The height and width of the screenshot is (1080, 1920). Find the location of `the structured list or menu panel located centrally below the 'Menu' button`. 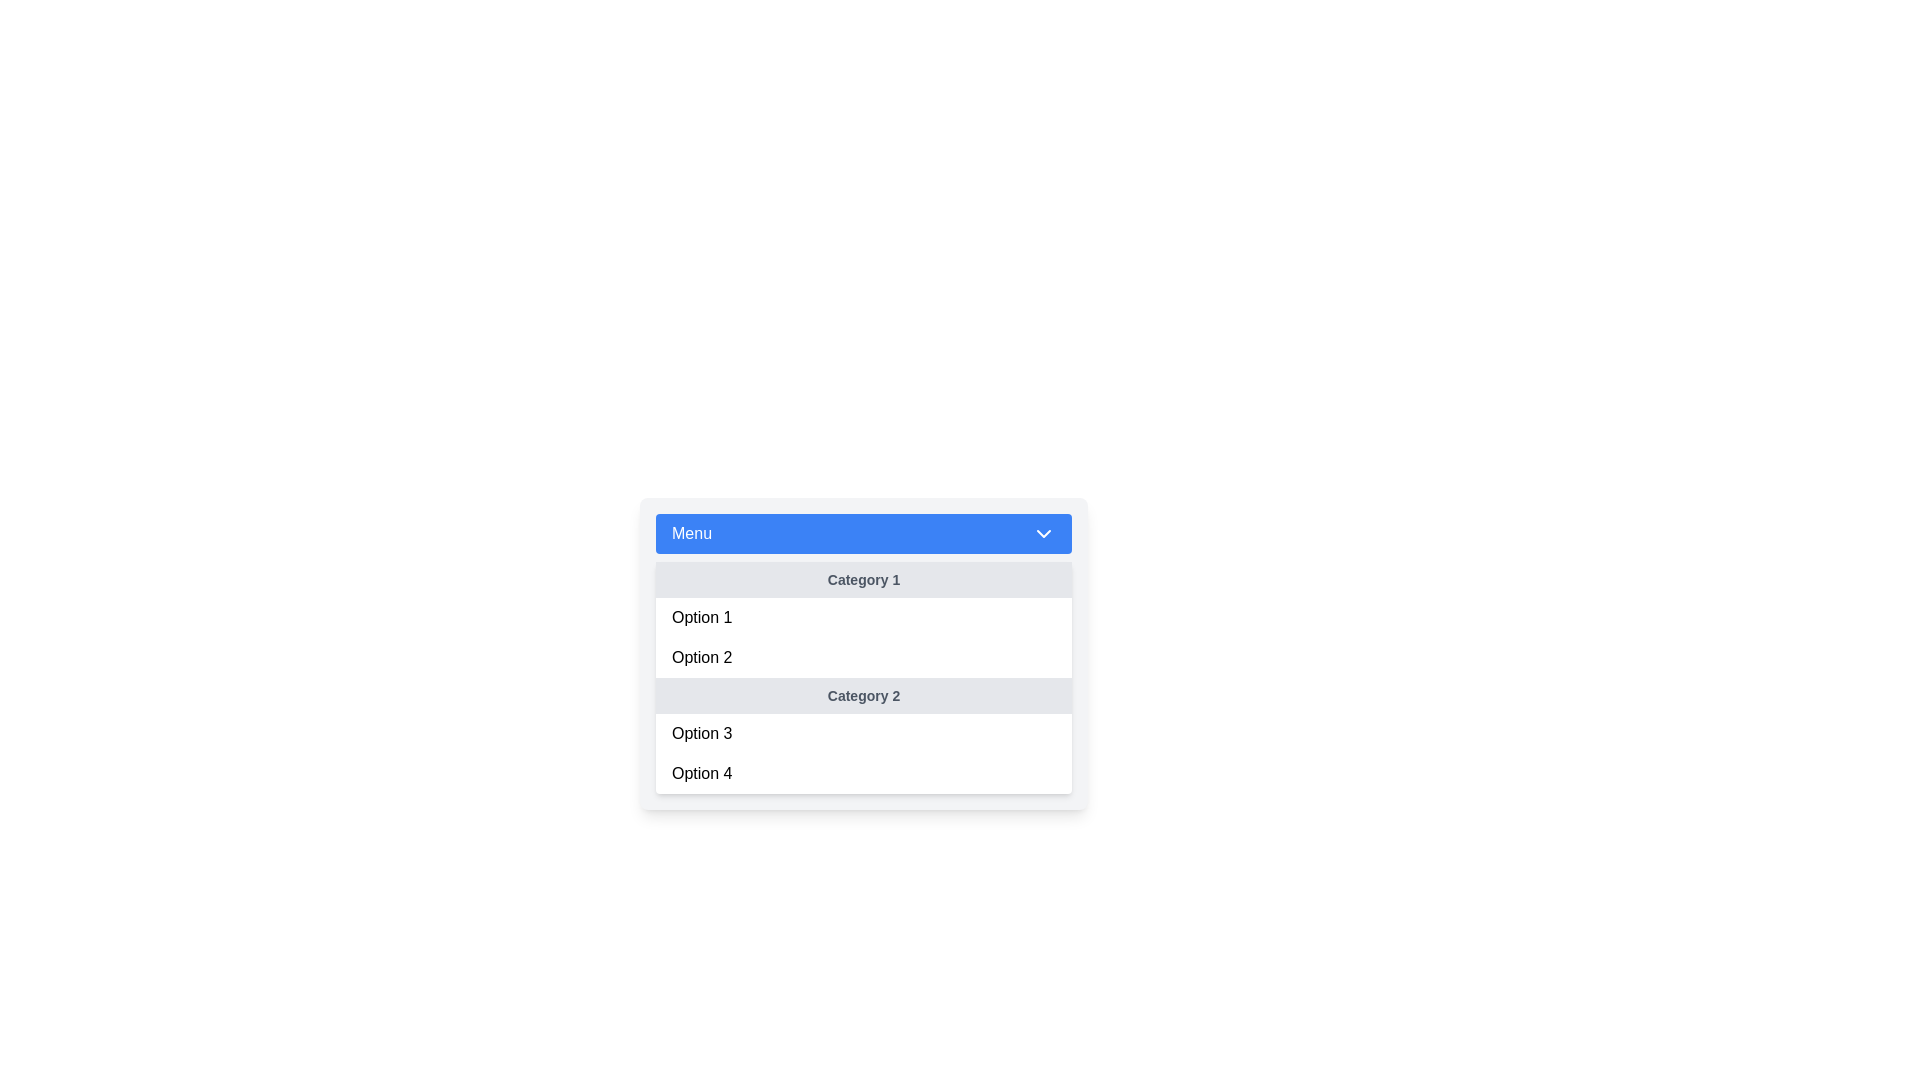

the structured list or menu panel located centrally below the 'Menu' button is located at coordinates (864, 654).